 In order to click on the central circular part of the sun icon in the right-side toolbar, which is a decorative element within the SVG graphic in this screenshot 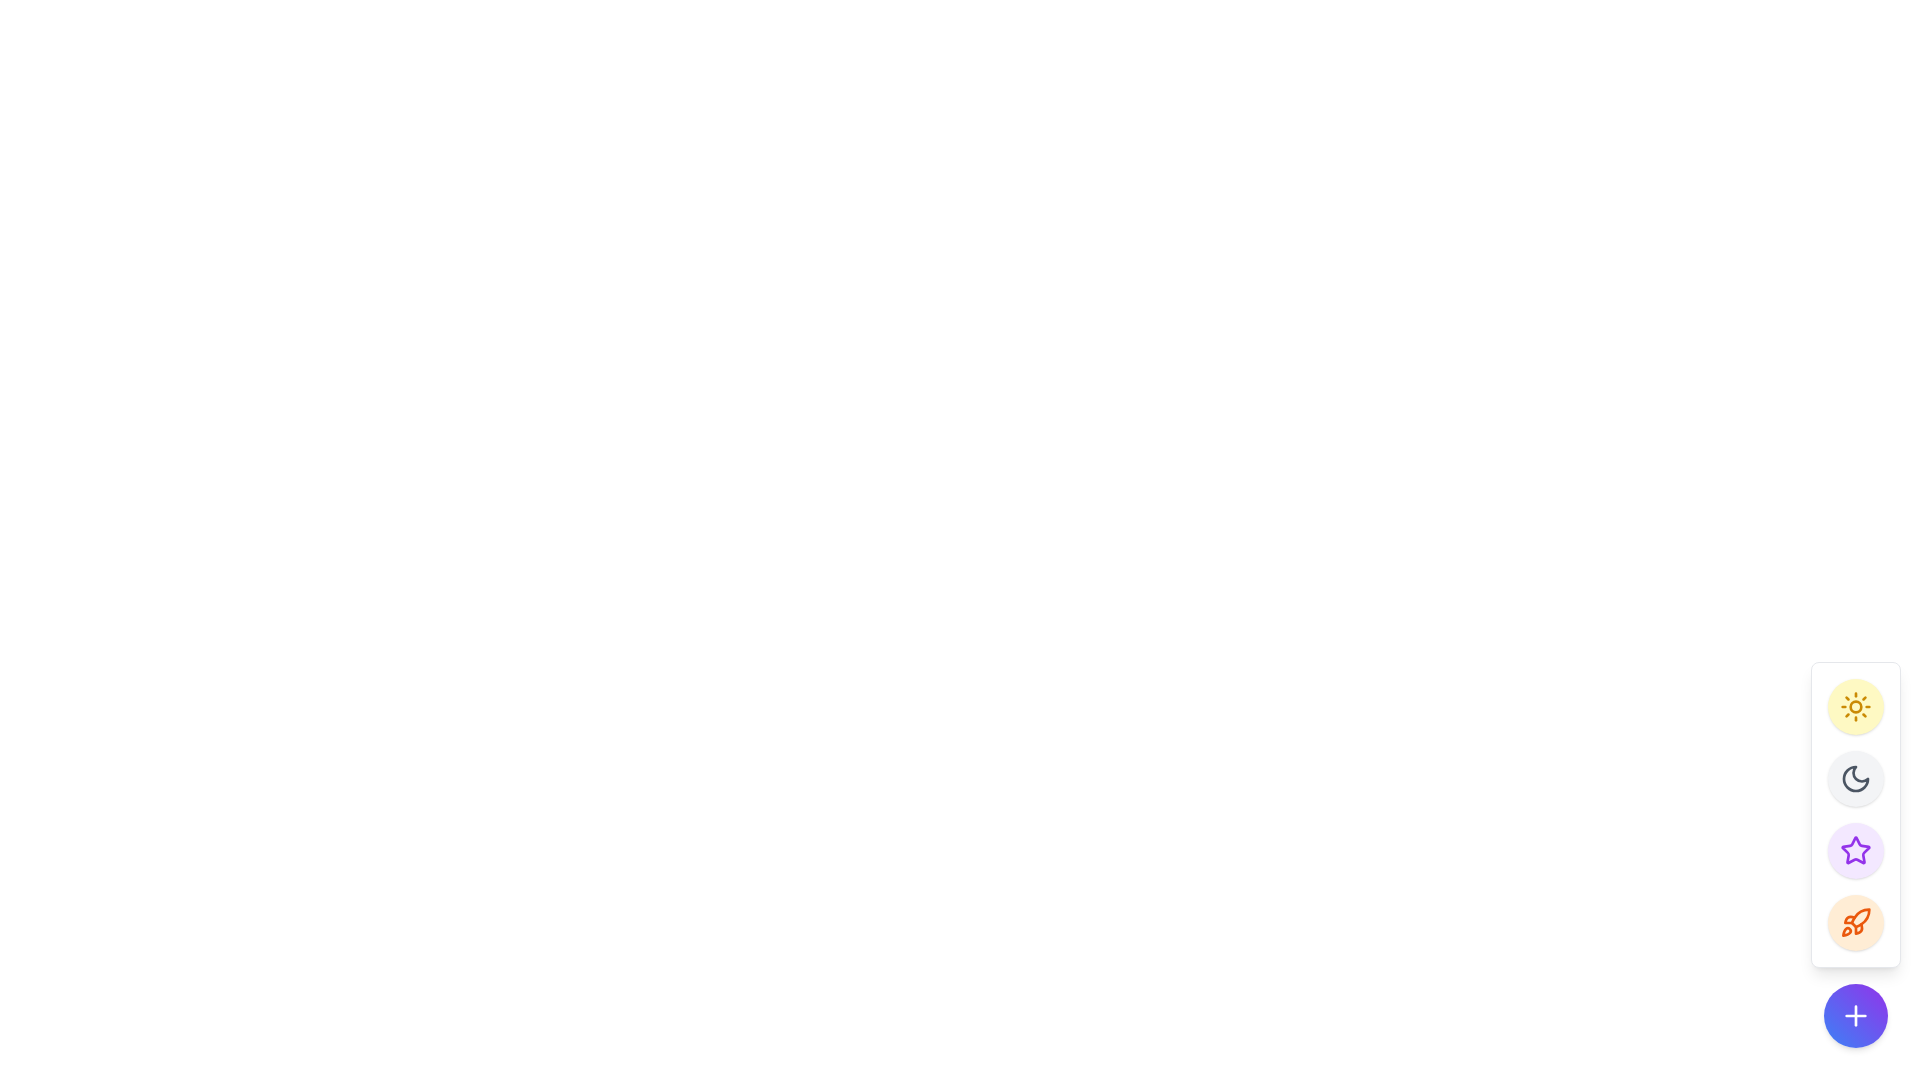, I will do `click(1855, 705)`.